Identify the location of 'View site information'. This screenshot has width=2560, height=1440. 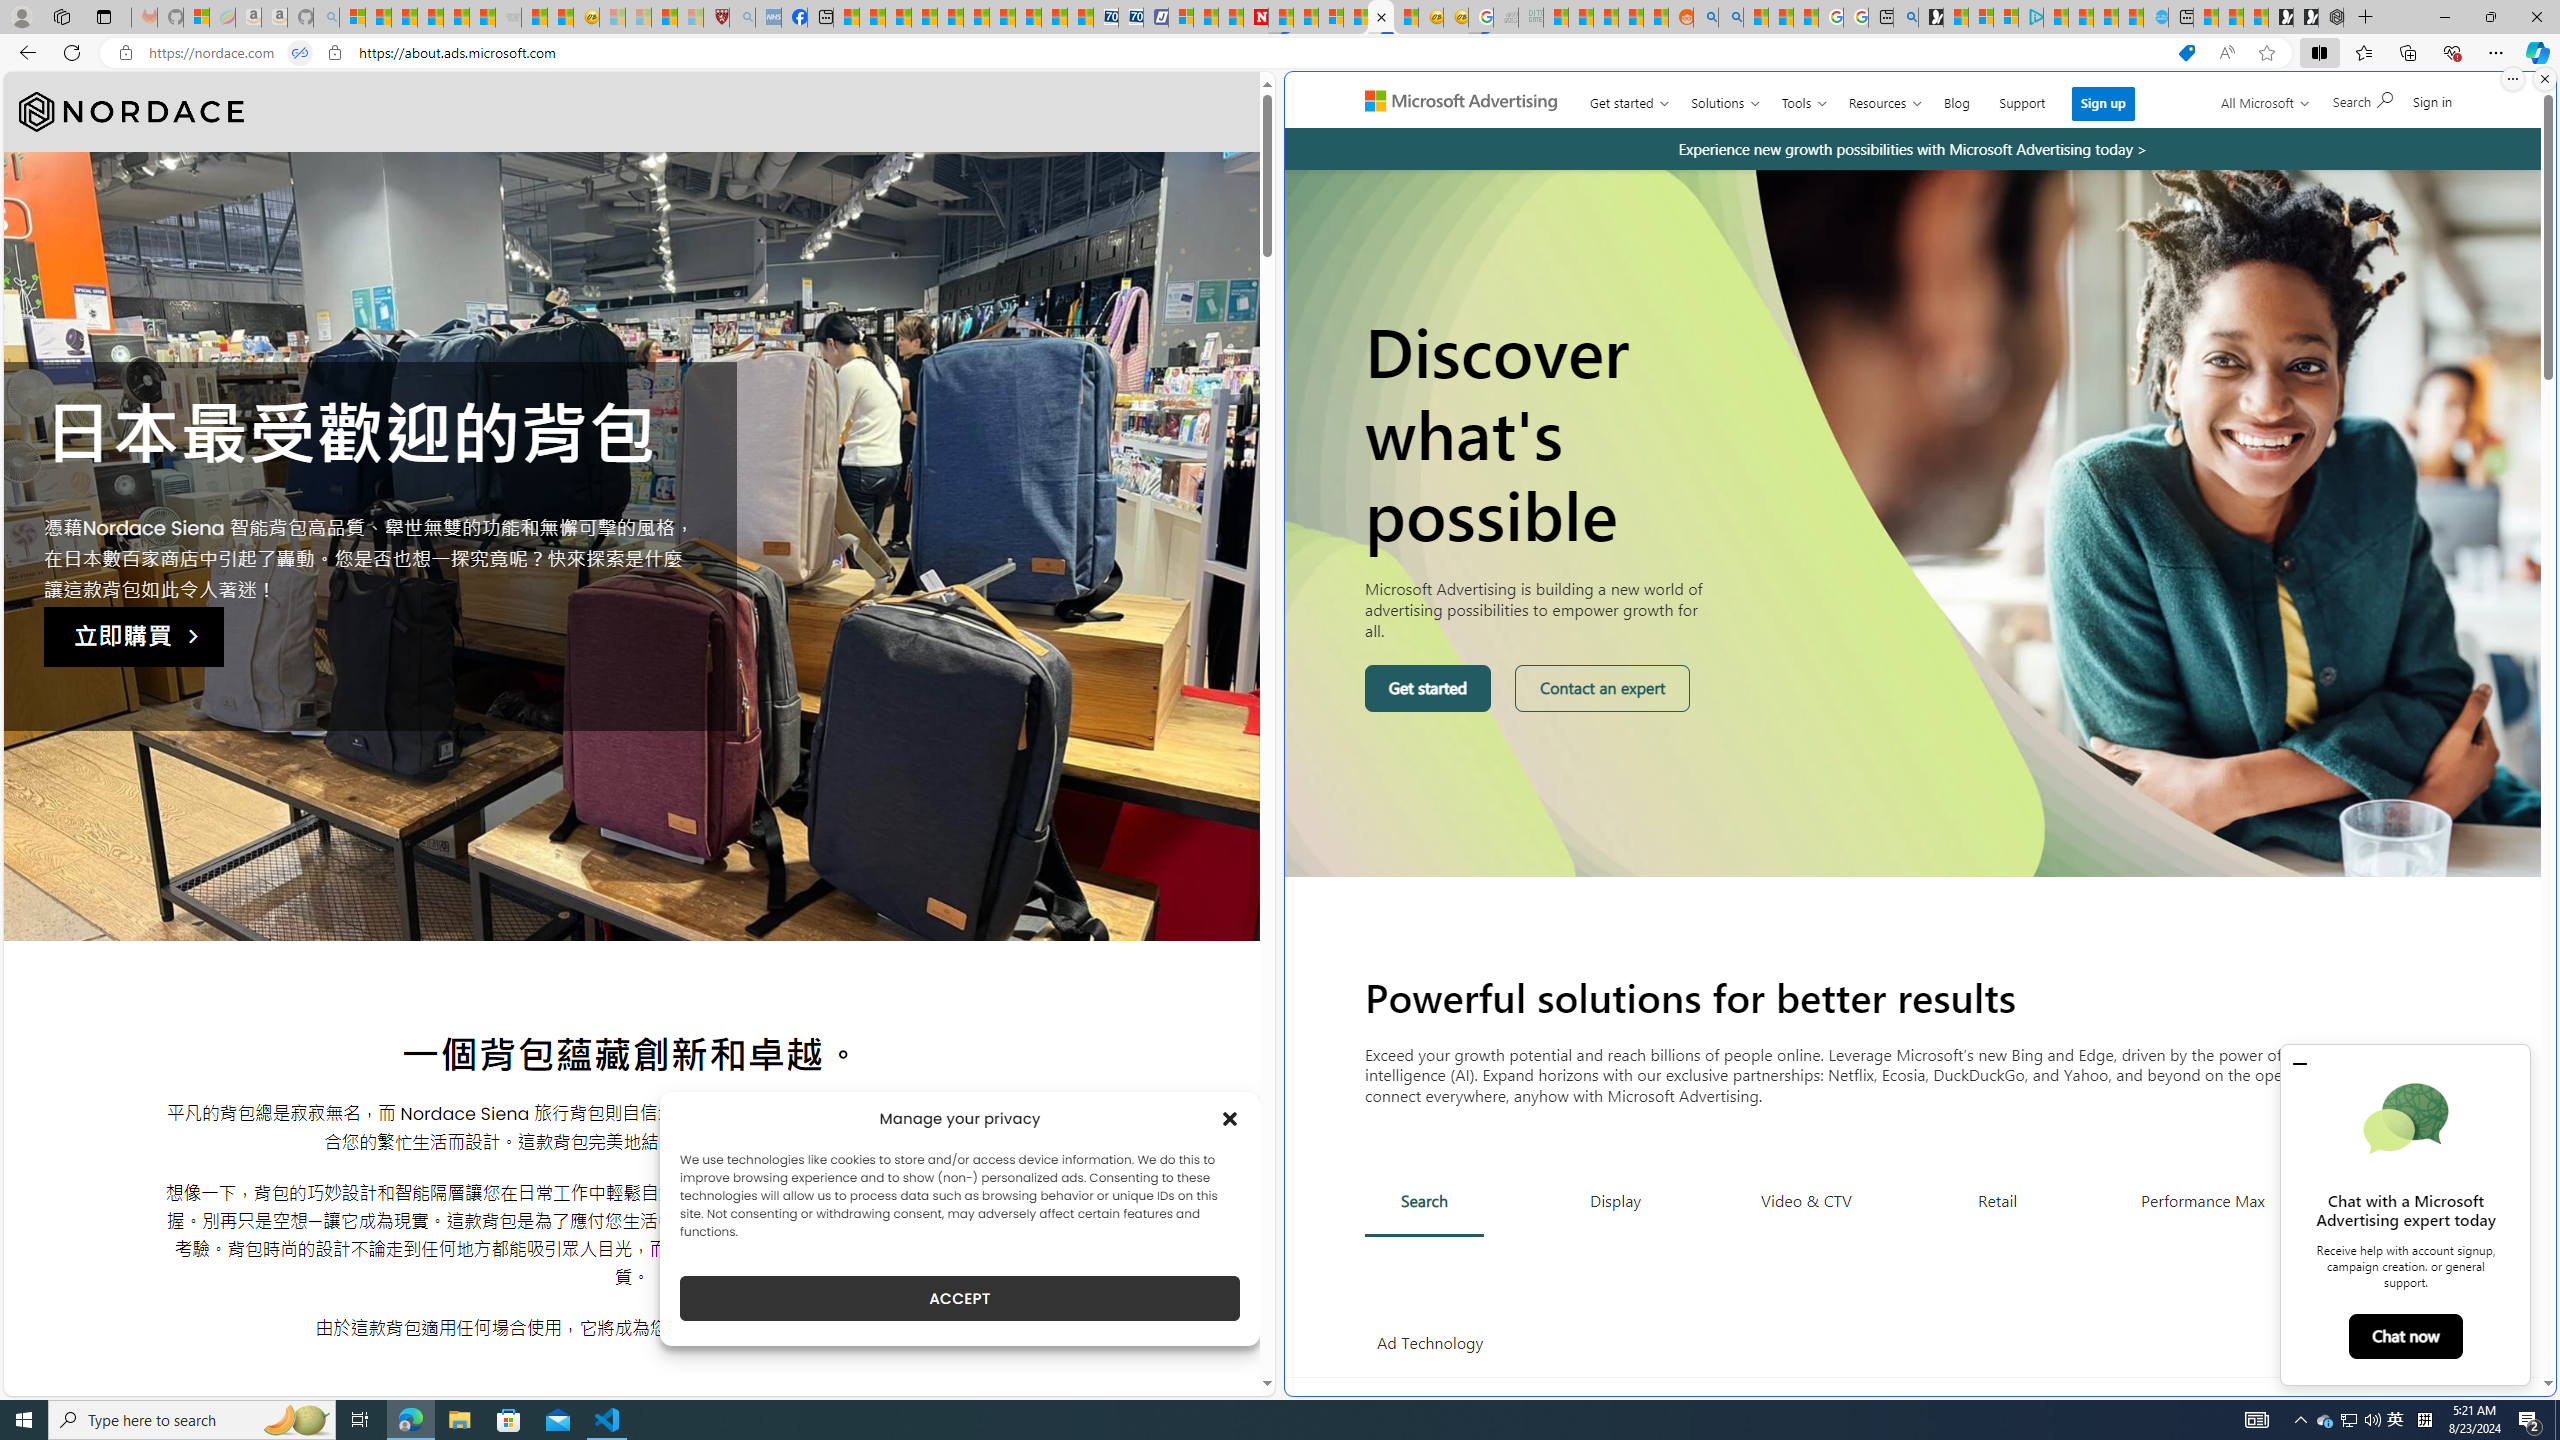
(334, 53).